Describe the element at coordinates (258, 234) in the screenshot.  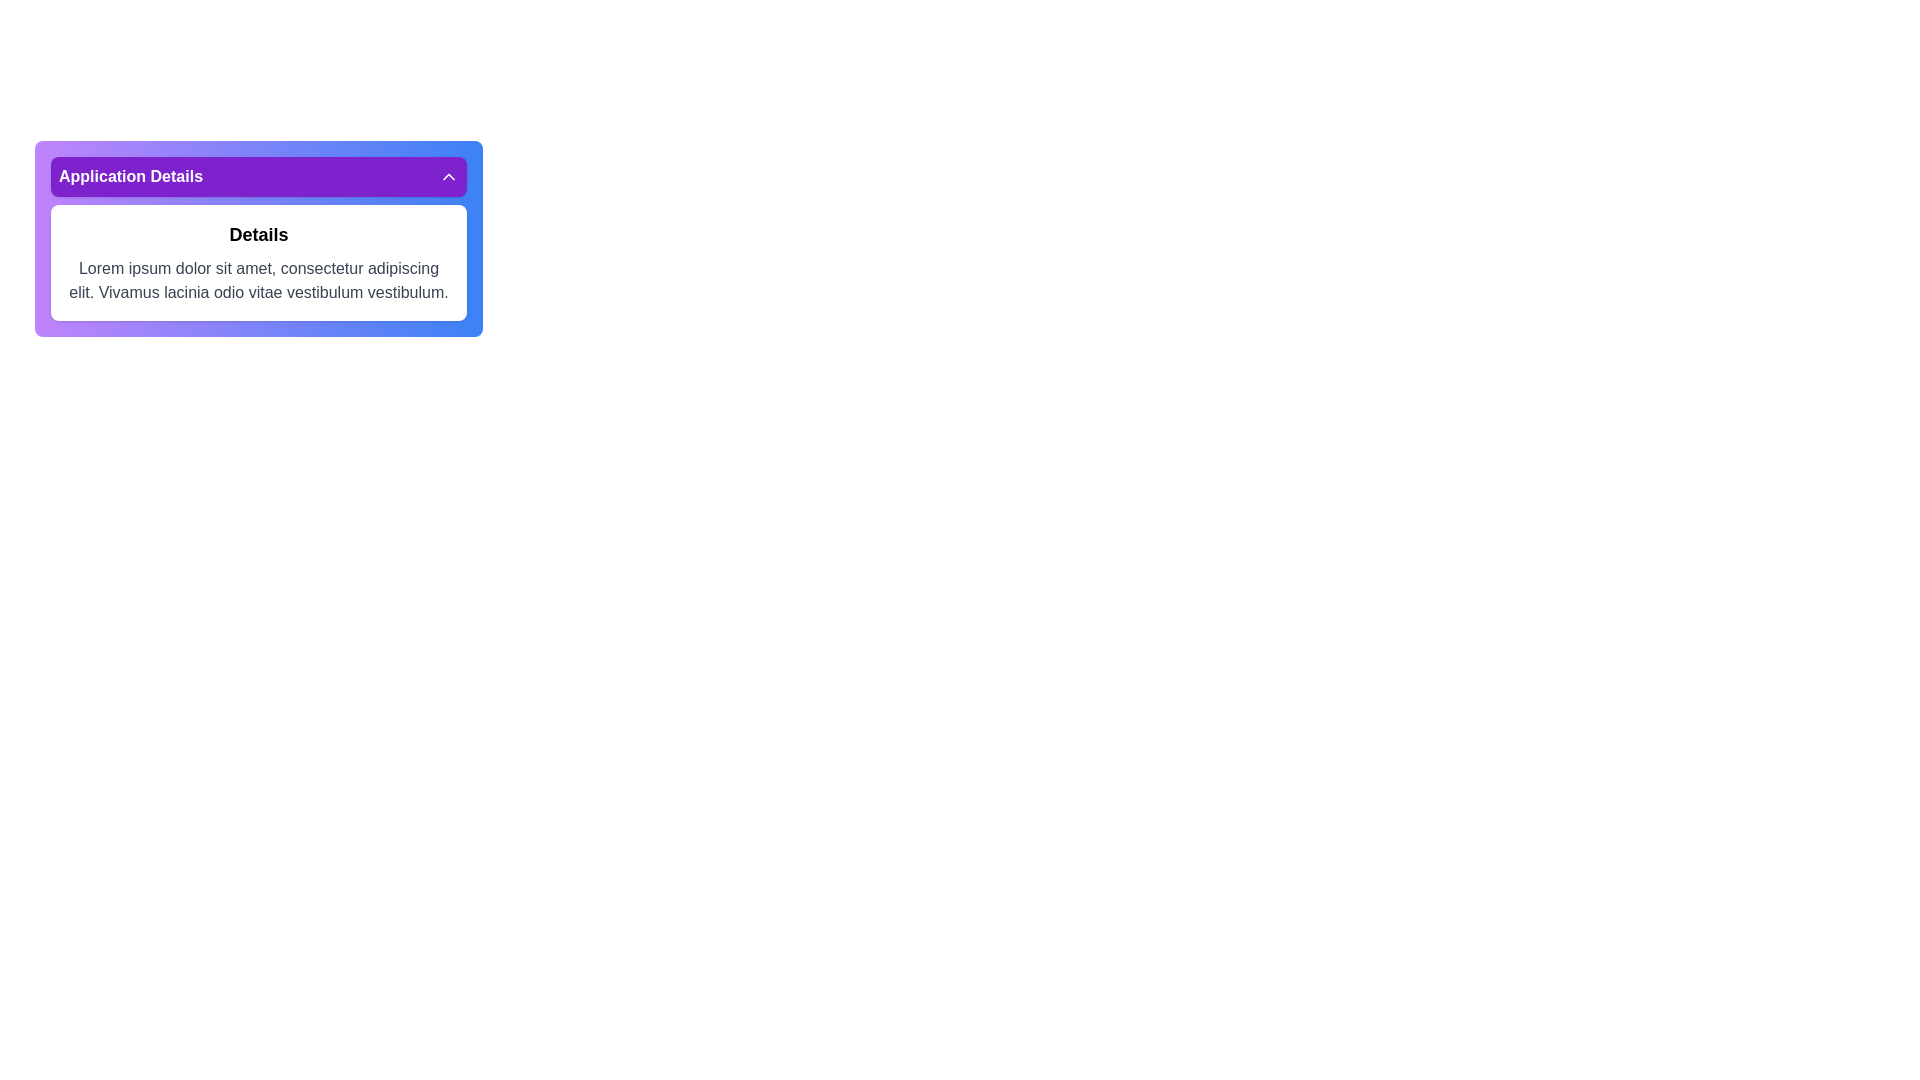
I see `the bold text label displaying 'Details', which is located at the top-left section of a white background box within the 'Application Details' user interface card` at that location.